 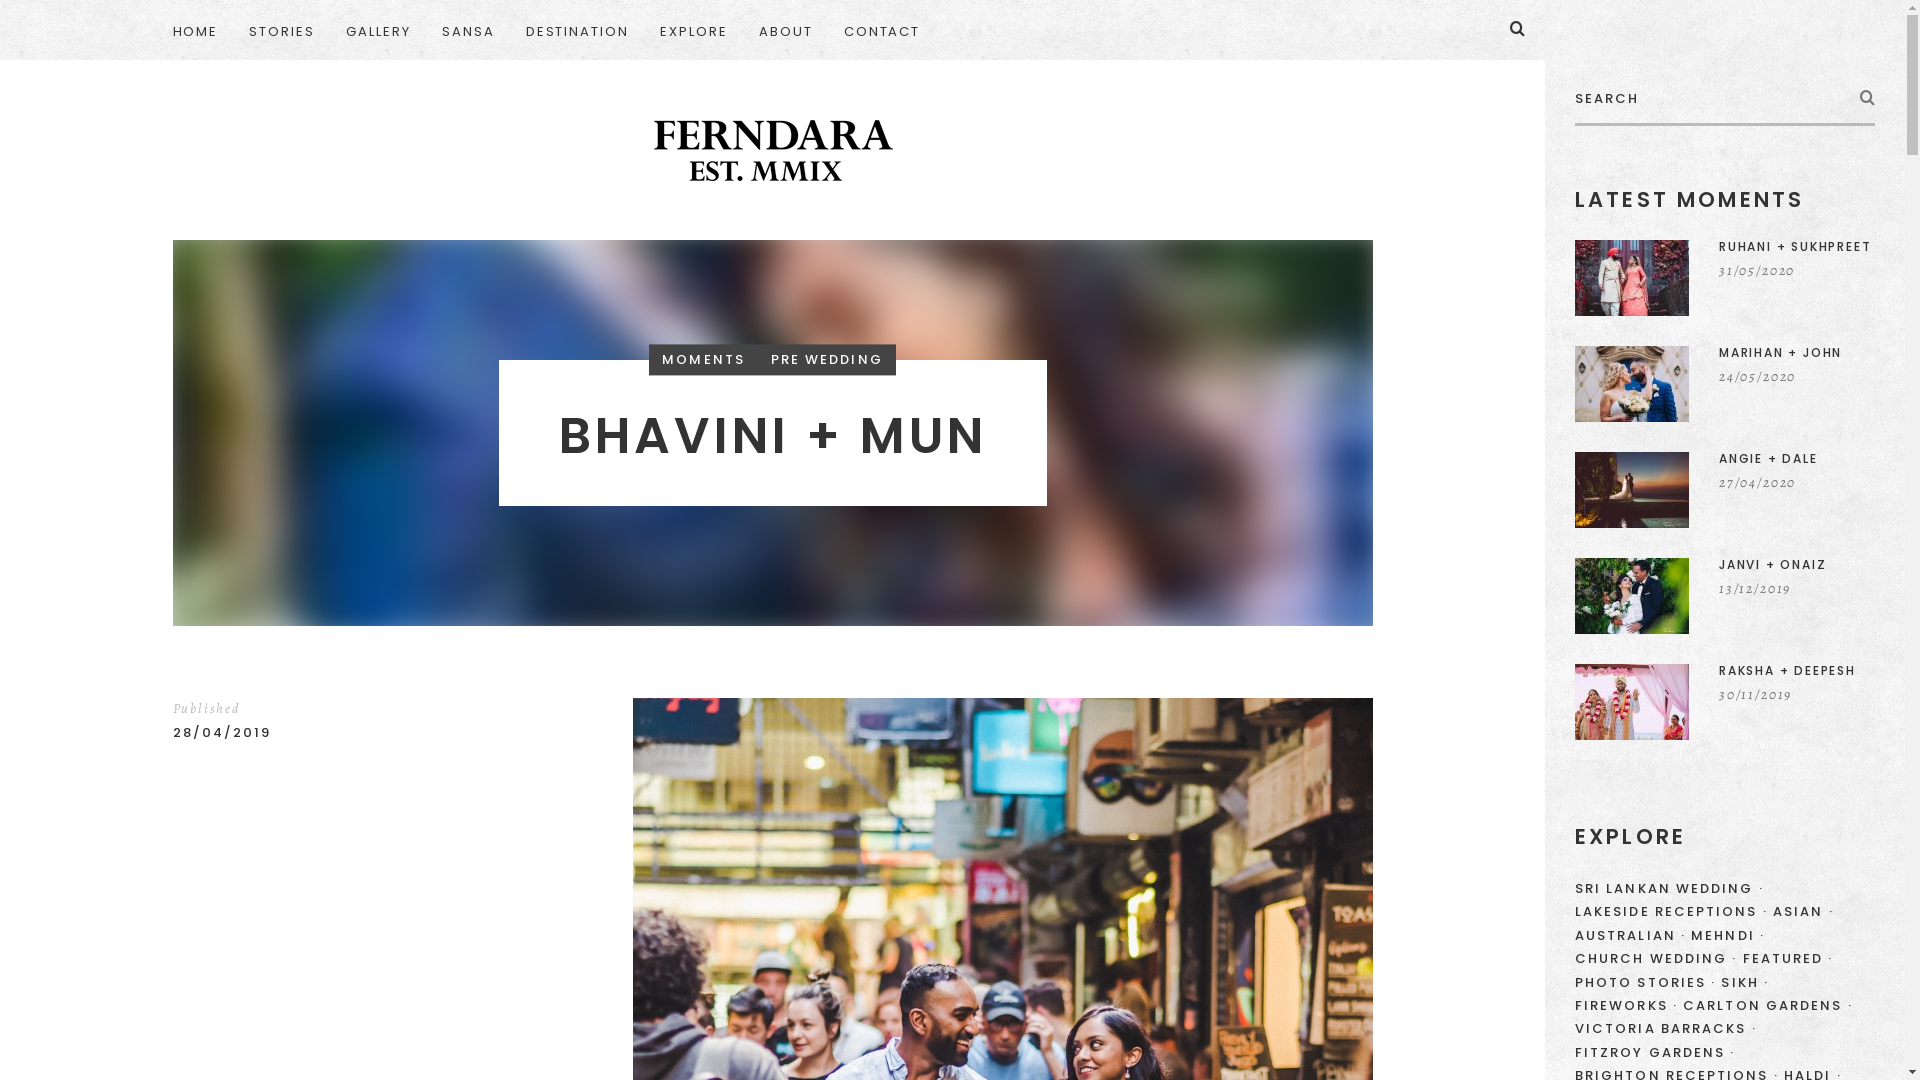 I want to click on 'MARIHAN + JOHN, so click(x=1723, y=384).